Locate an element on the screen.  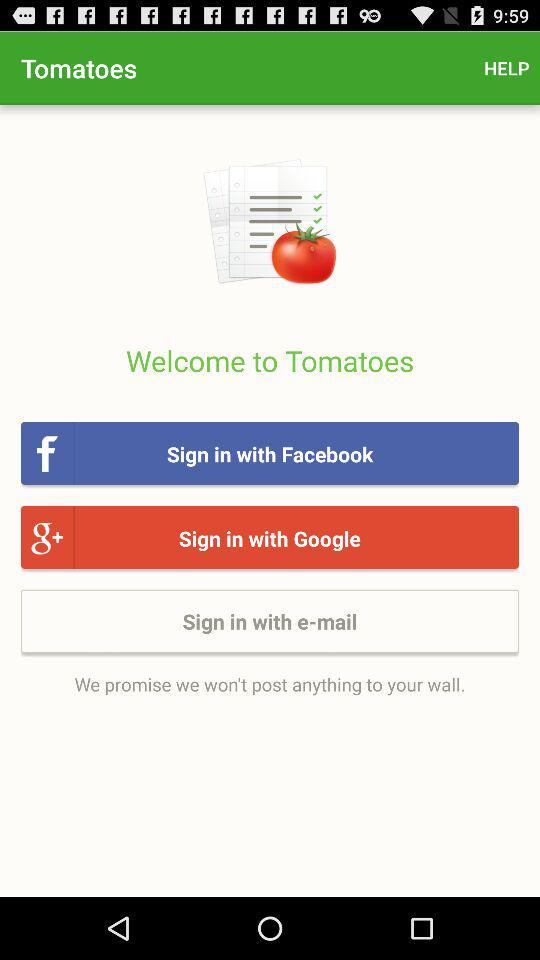
the help icon is located at coordinates (505, 68).